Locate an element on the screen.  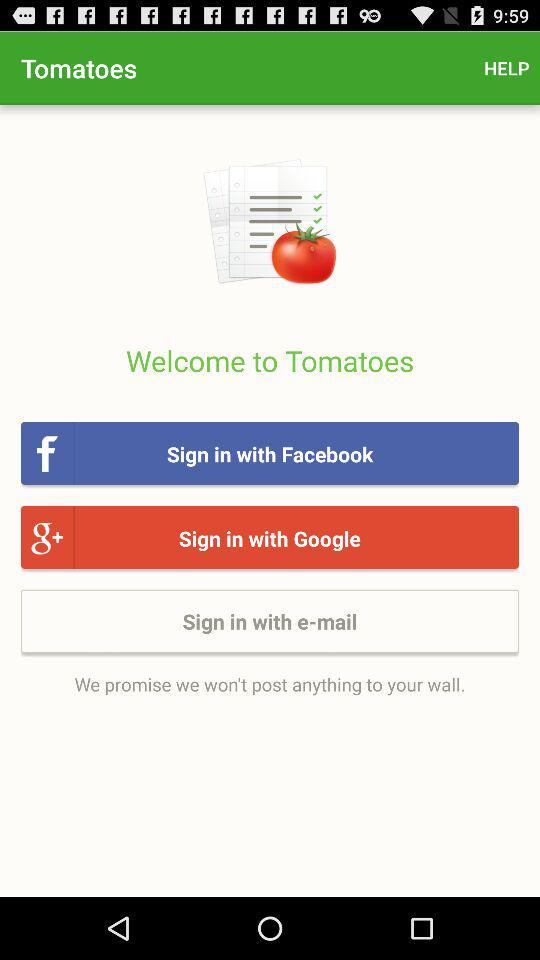
the help icon is located at coordinates (505, 68).